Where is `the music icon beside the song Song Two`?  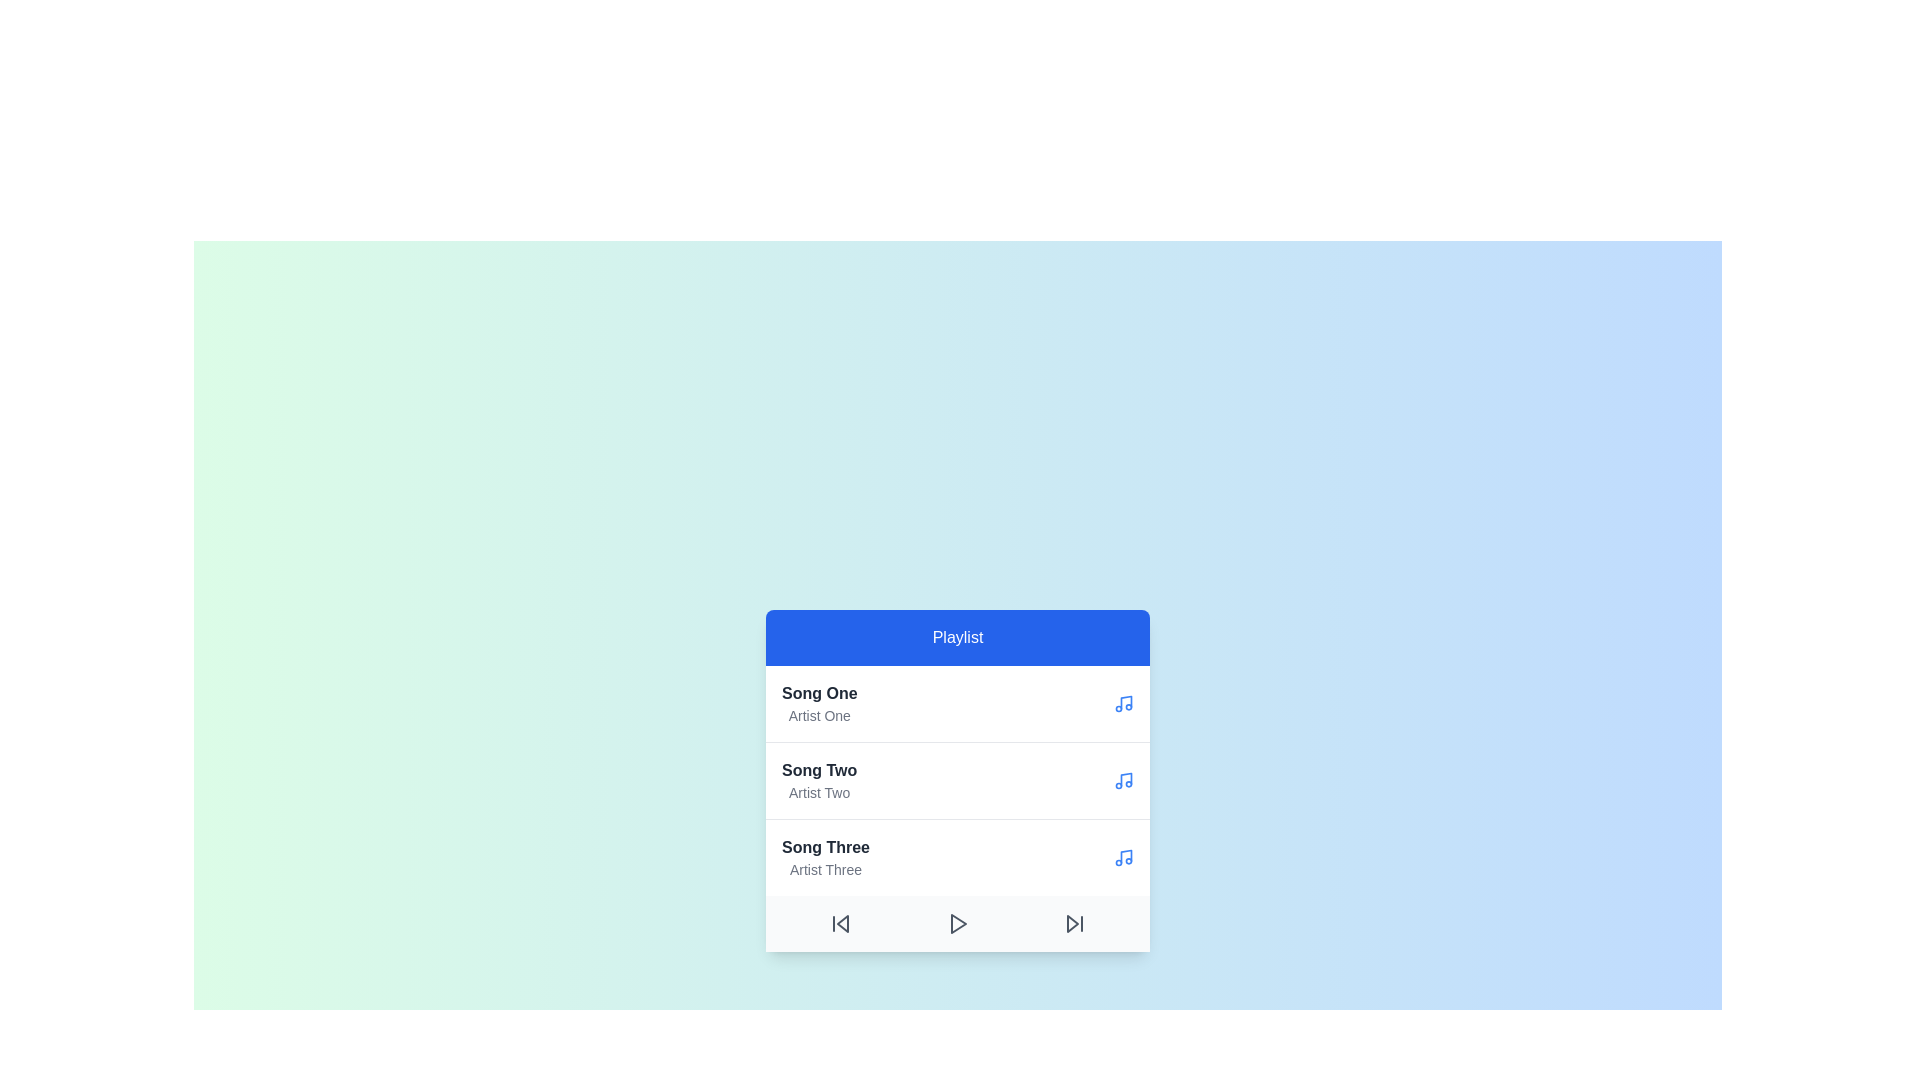
the music icon beside the song Song Two is located at coordinates (1123, 779).